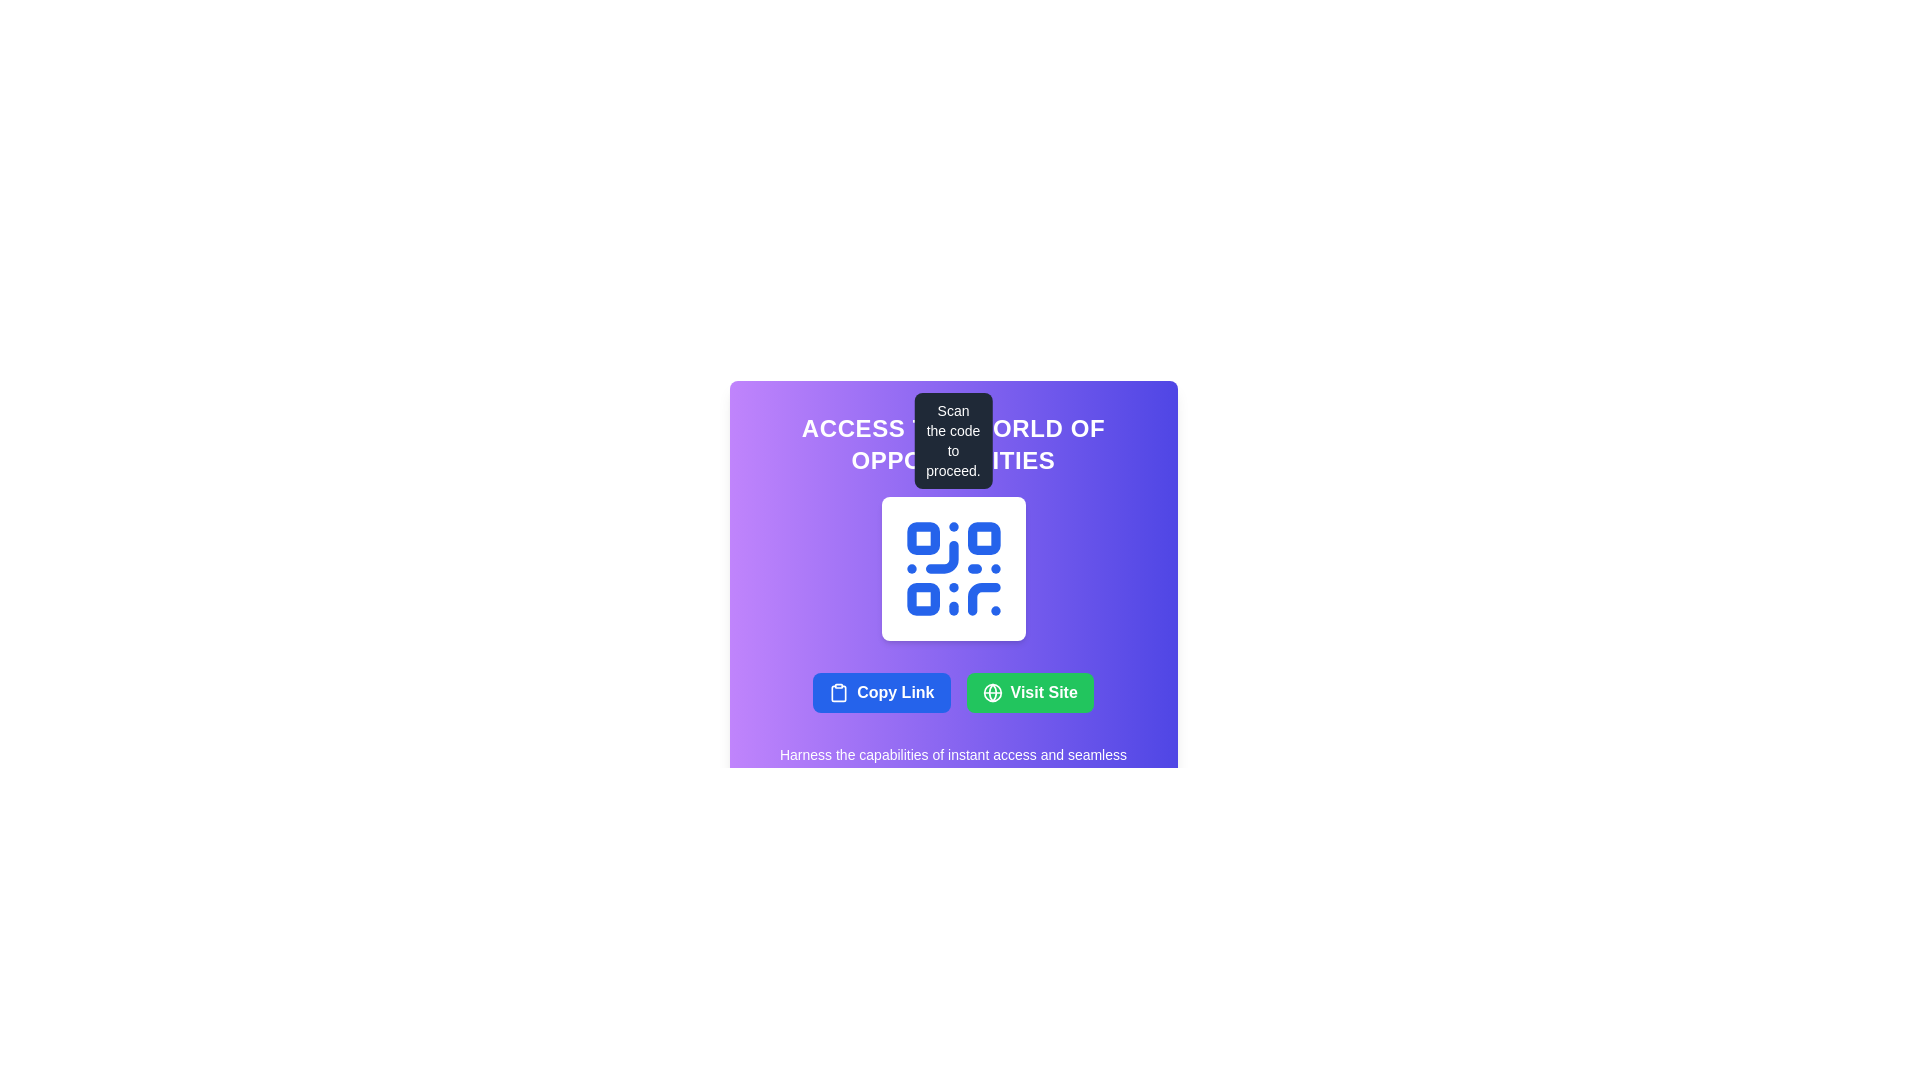 The image size is (1920, 1080). I want to click on the rounded rectangle icon located at the center of the clipboard icon, which is positioned in the middle-right of the interface, so click(839, 692).